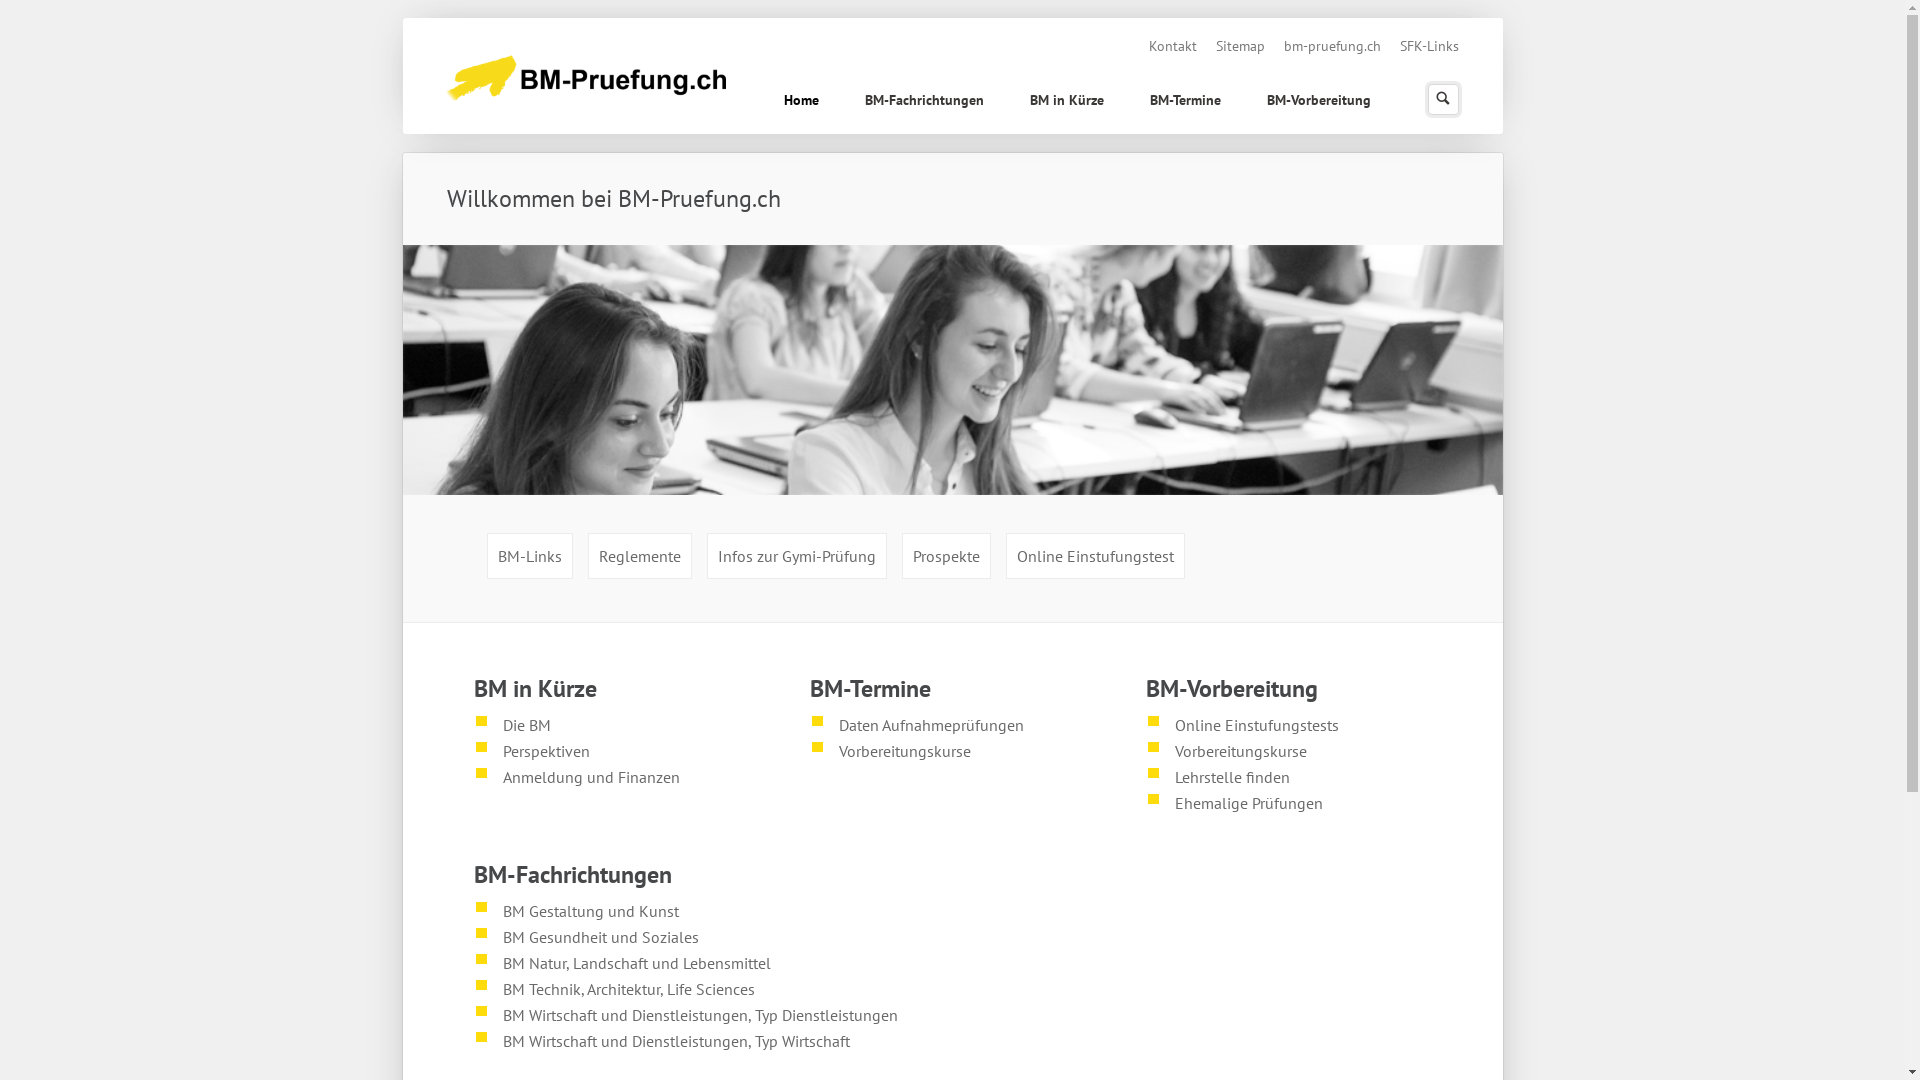 The image size is (1920, 1080). Describe the element at coordinates (700, 1014) in the screenshot. I see `'BM Wirtschaft und Dienstleistungen, Typ Dienstleistungen'` at that location.